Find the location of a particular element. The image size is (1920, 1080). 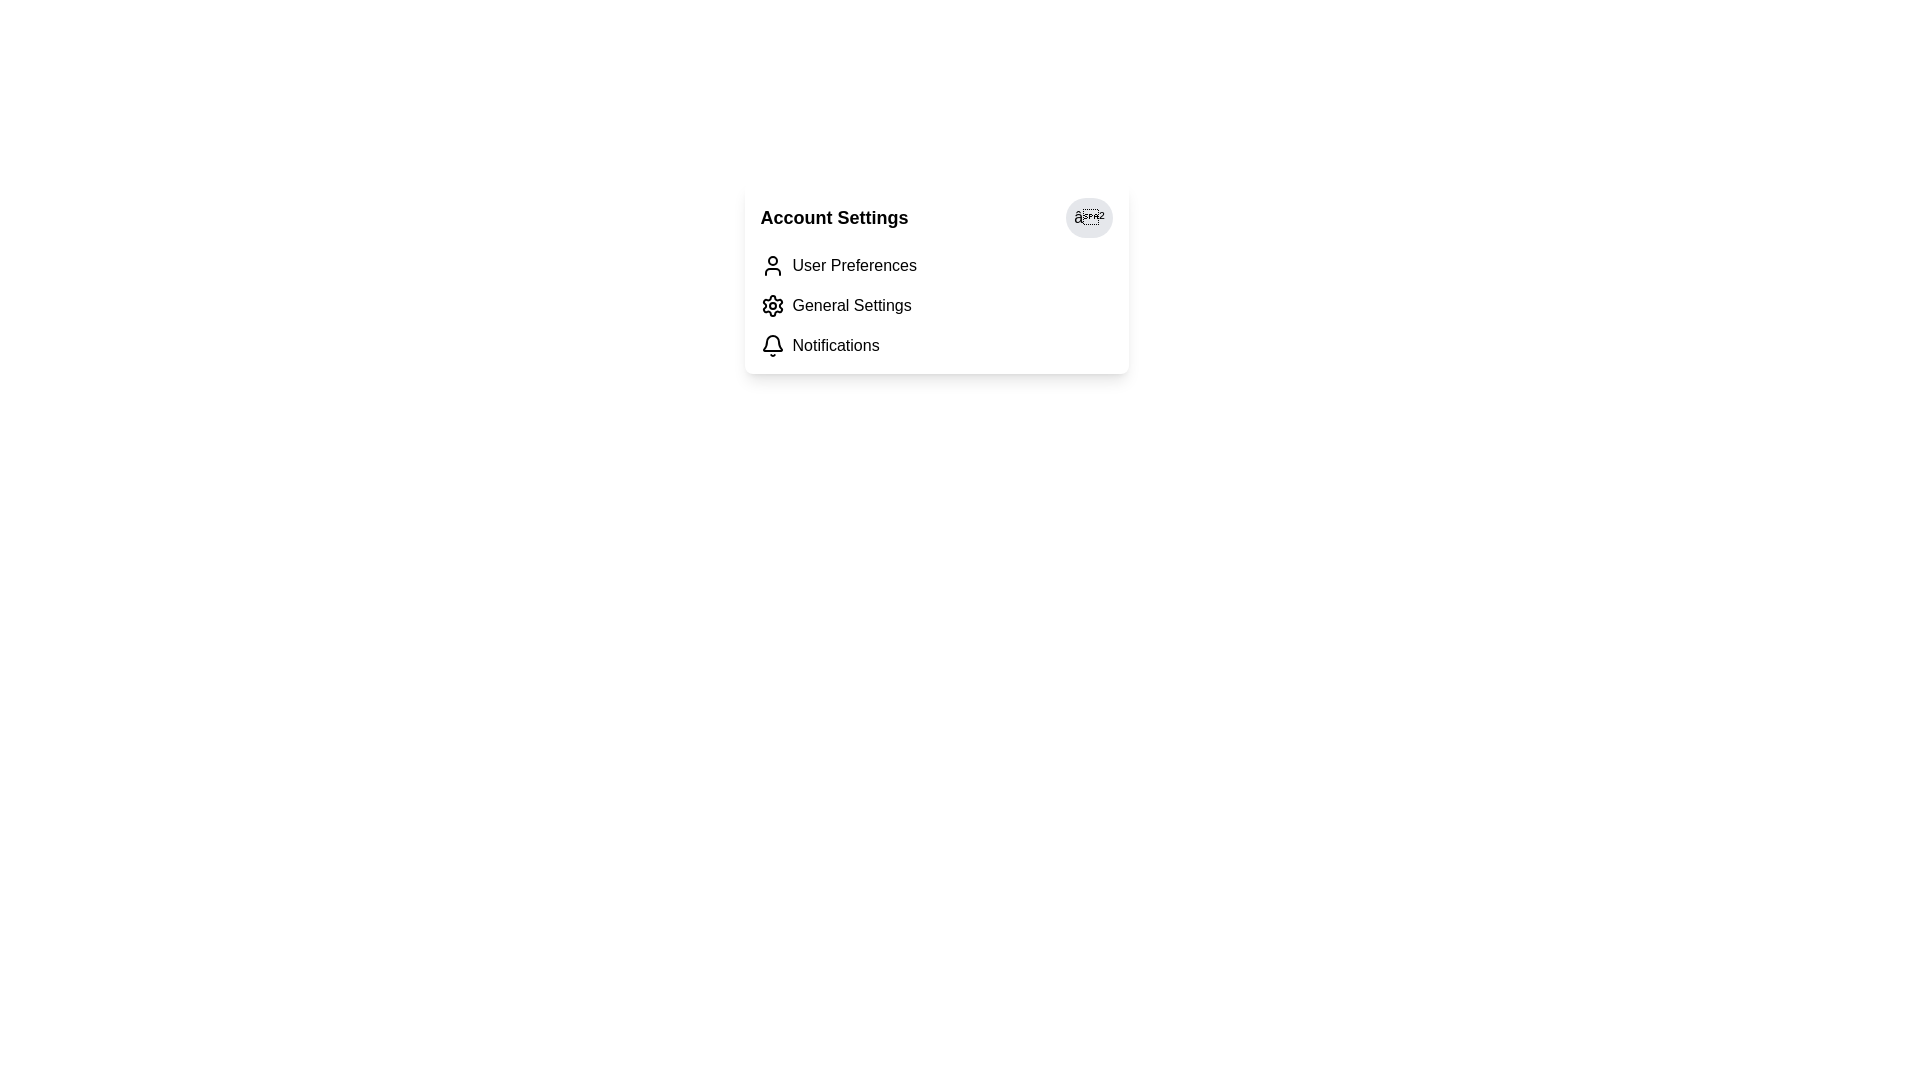

the icons in the 'Account Settings' panel is located at coordinates (935, 277).